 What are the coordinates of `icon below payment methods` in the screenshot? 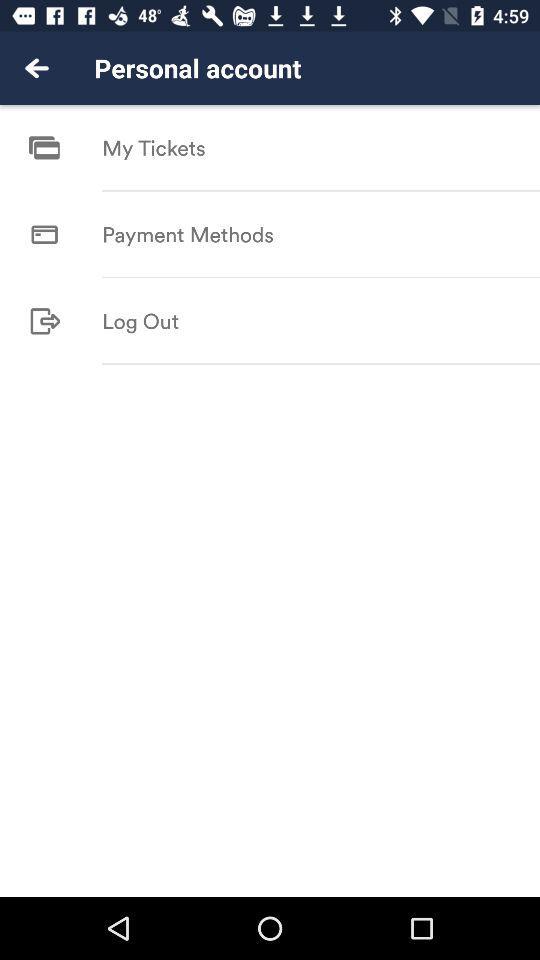 It's located at (321, 276).